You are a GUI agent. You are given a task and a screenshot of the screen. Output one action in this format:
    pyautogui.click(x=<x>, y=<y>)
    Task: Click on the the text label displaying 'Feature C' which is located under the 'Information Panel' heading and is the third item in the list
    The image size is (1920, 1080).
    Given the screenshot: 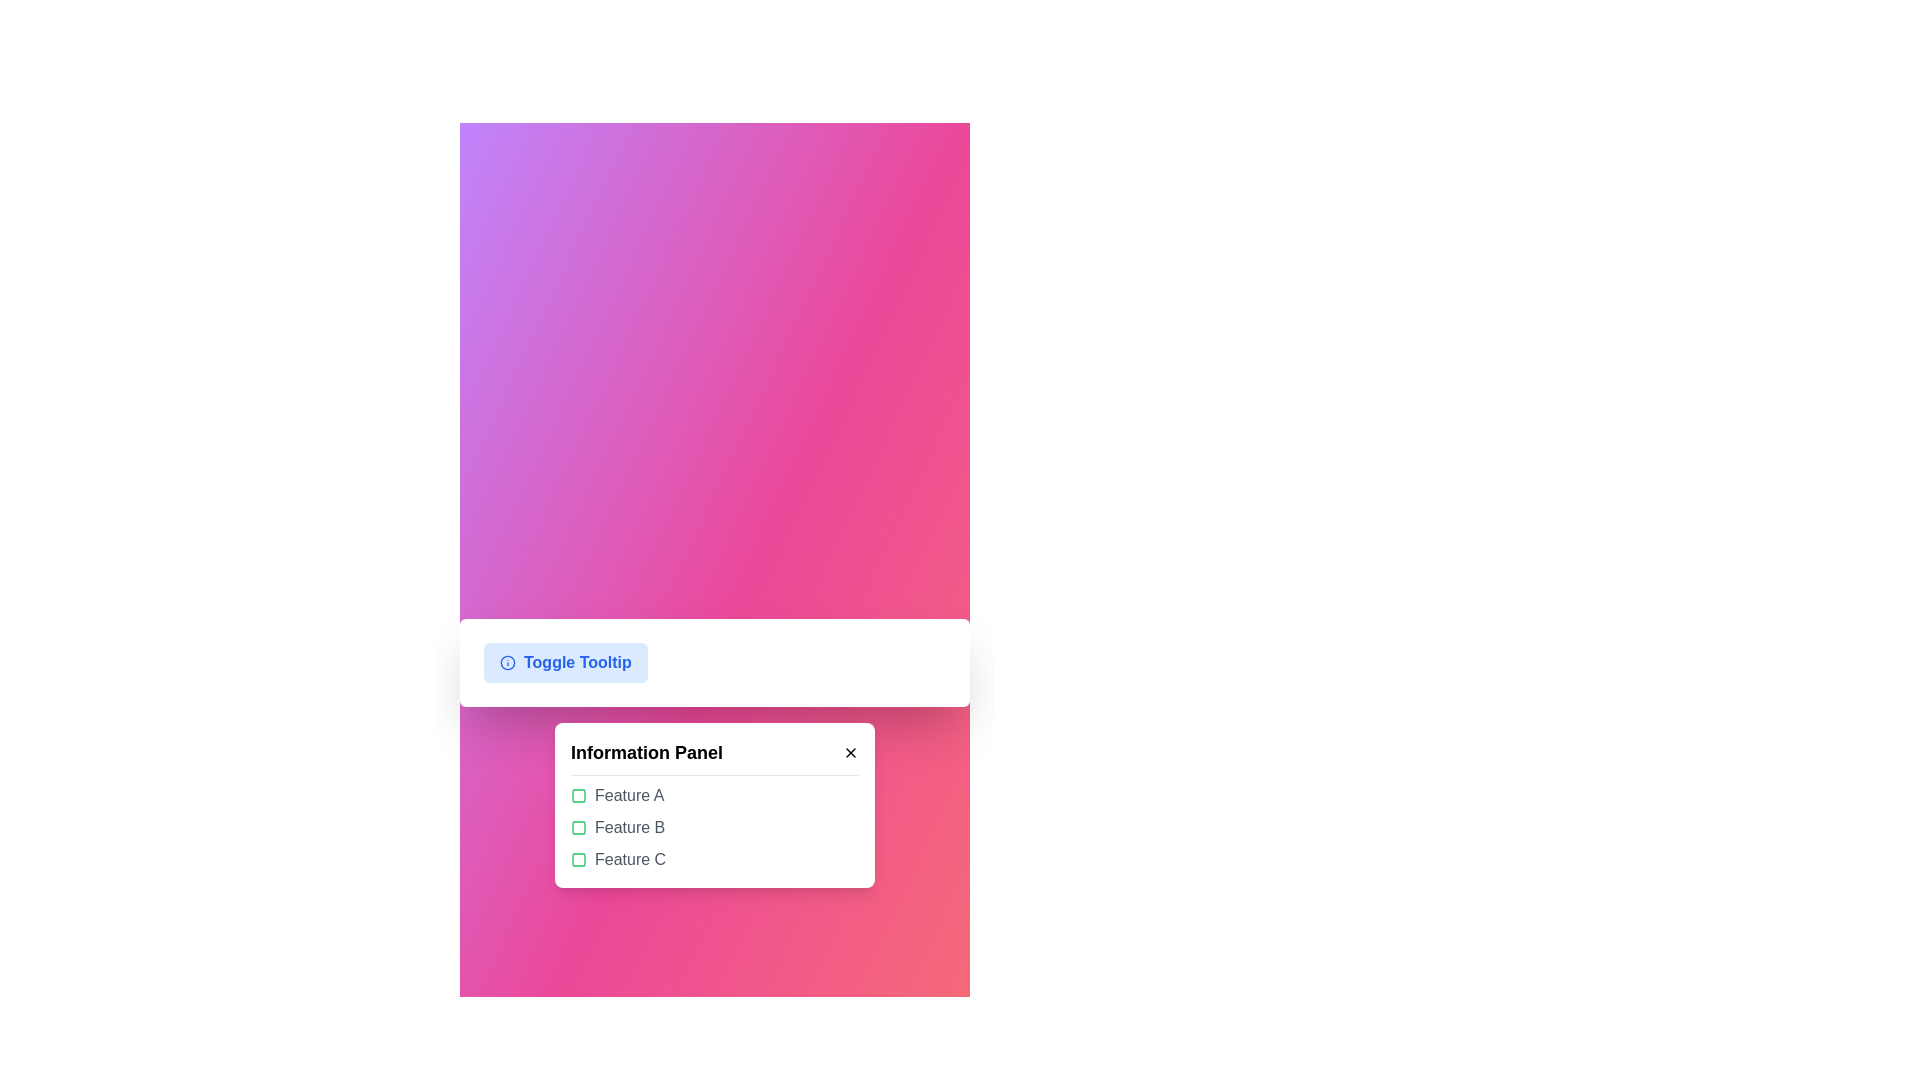 What is the action you would take?
    pyautogui.click(x=629, y=859)
    